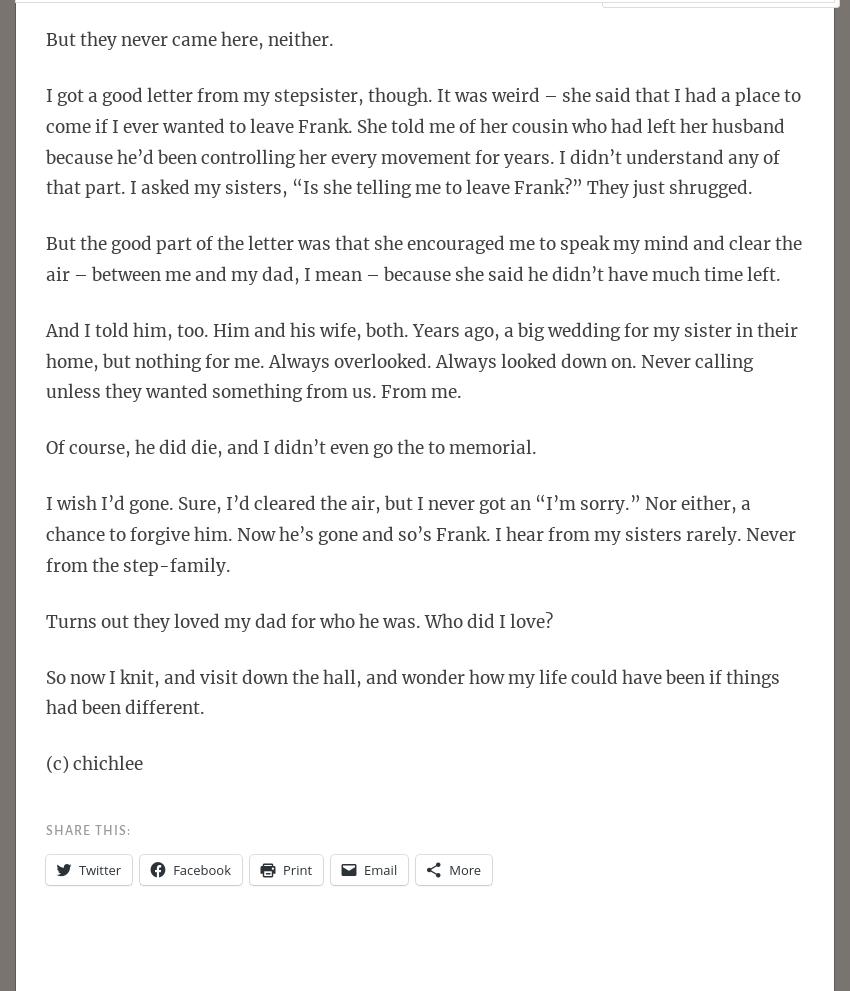  What do you see at coordinates (422, 360) in the screenshot?
I see `'And I told him, too. Him and his wife, both. Years ago, a big wedding for my sister in their home, but nothing for me. Always overlooked. Always looked down on. Never calling unless they wanted something from us. From me.'` at bounding box center [422, 360].